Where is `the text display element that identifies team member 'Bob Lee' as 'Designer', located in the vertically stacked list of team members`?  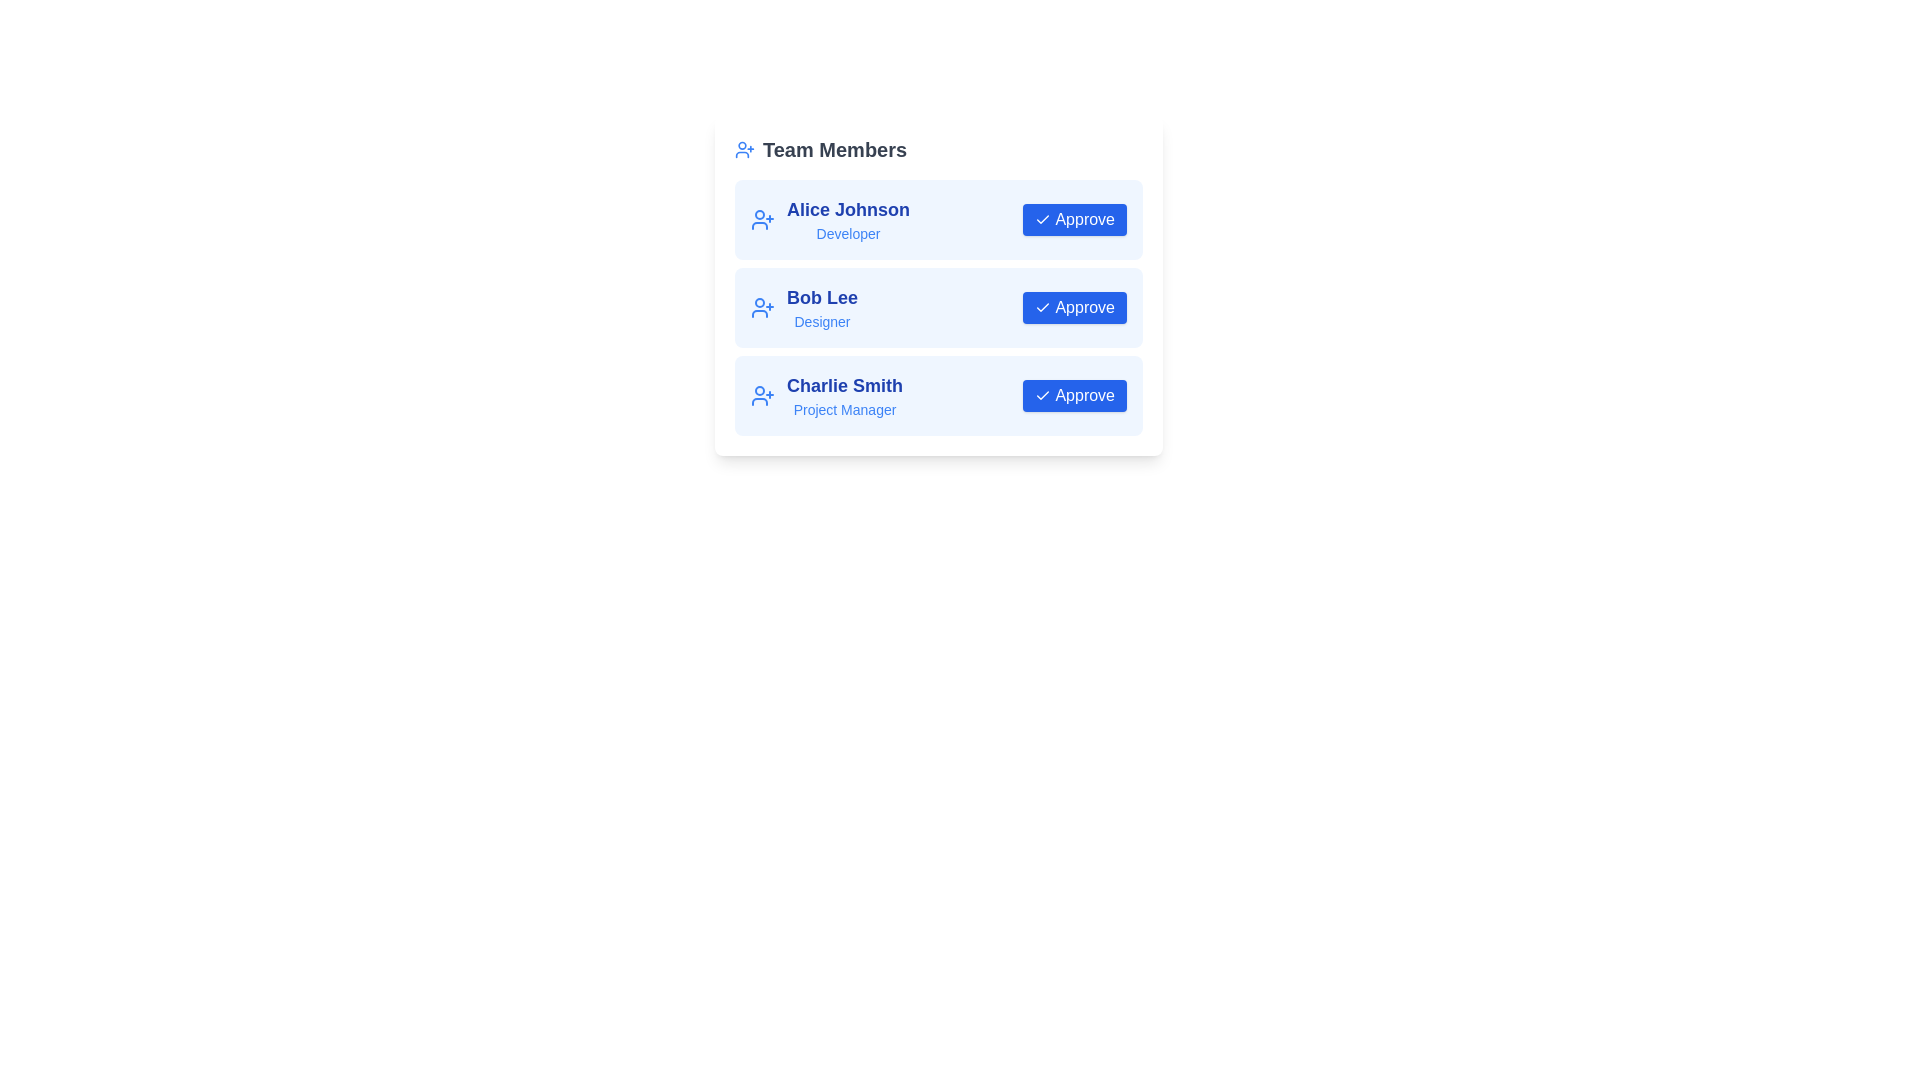 the text display element that identifies team member 'Bob Lee' as 'Designer', located in the vertically stacked list of team members is located at coordinates (822, 308).